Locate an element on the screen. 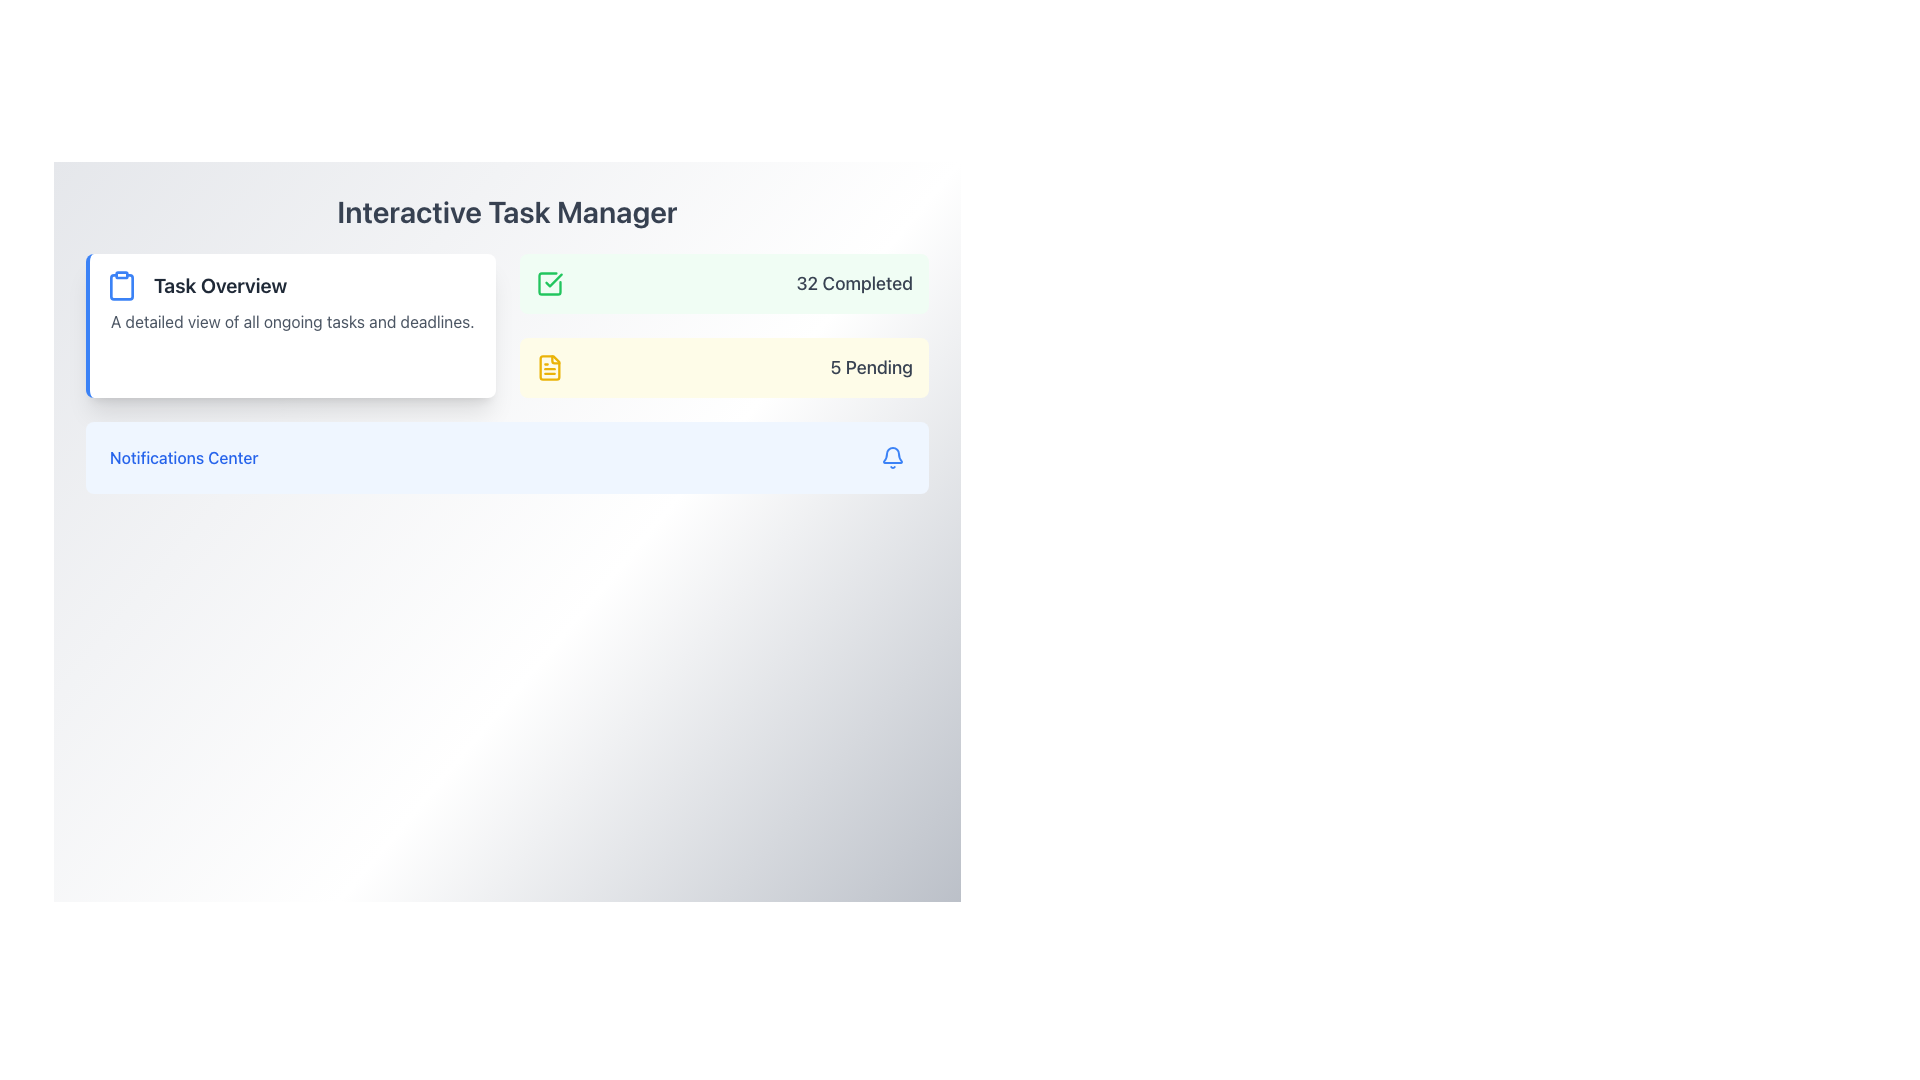 The width and height of the screenshot is (1920, 1080). the Status summary card located in the second row below the '32 Completed' card is located at coordinates (723, 367).